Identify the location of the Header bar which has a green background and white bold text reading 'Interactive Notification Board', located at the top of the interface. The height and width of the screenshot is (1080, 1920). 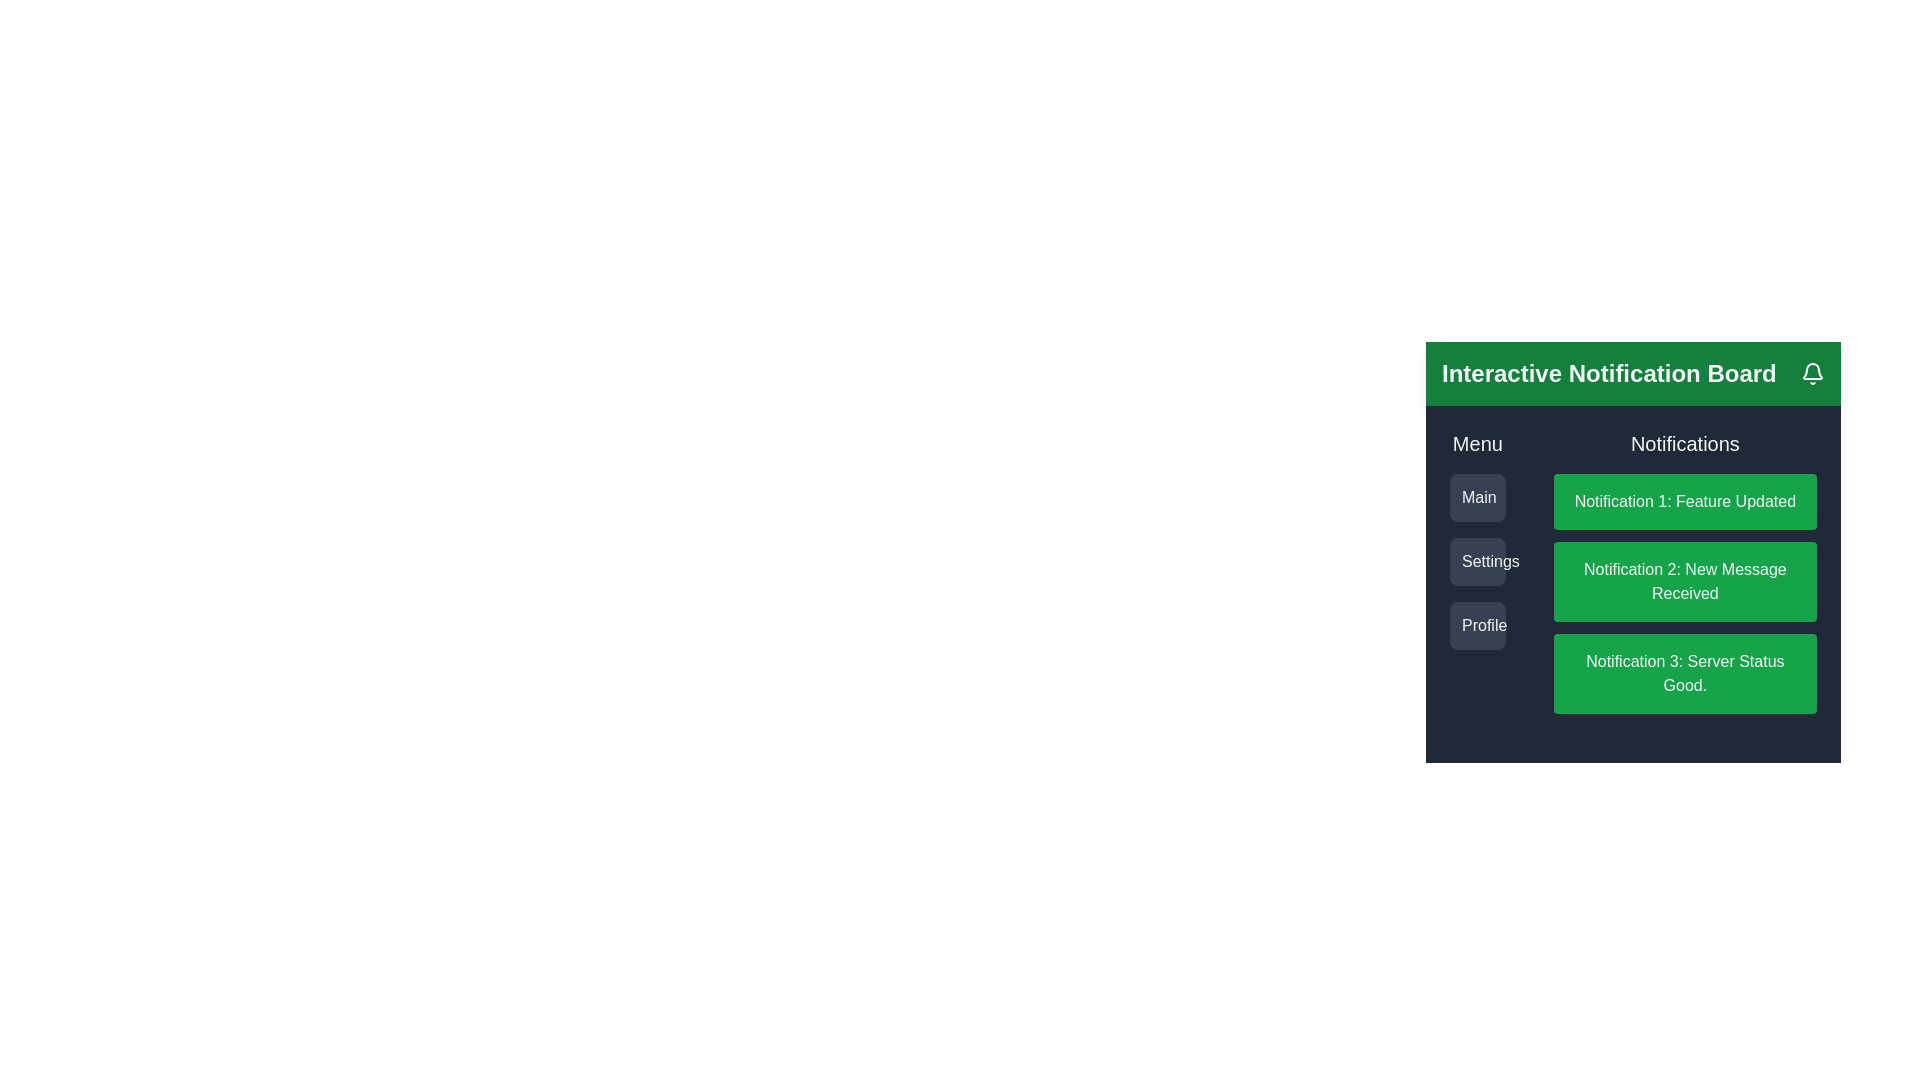
(1633, 374).